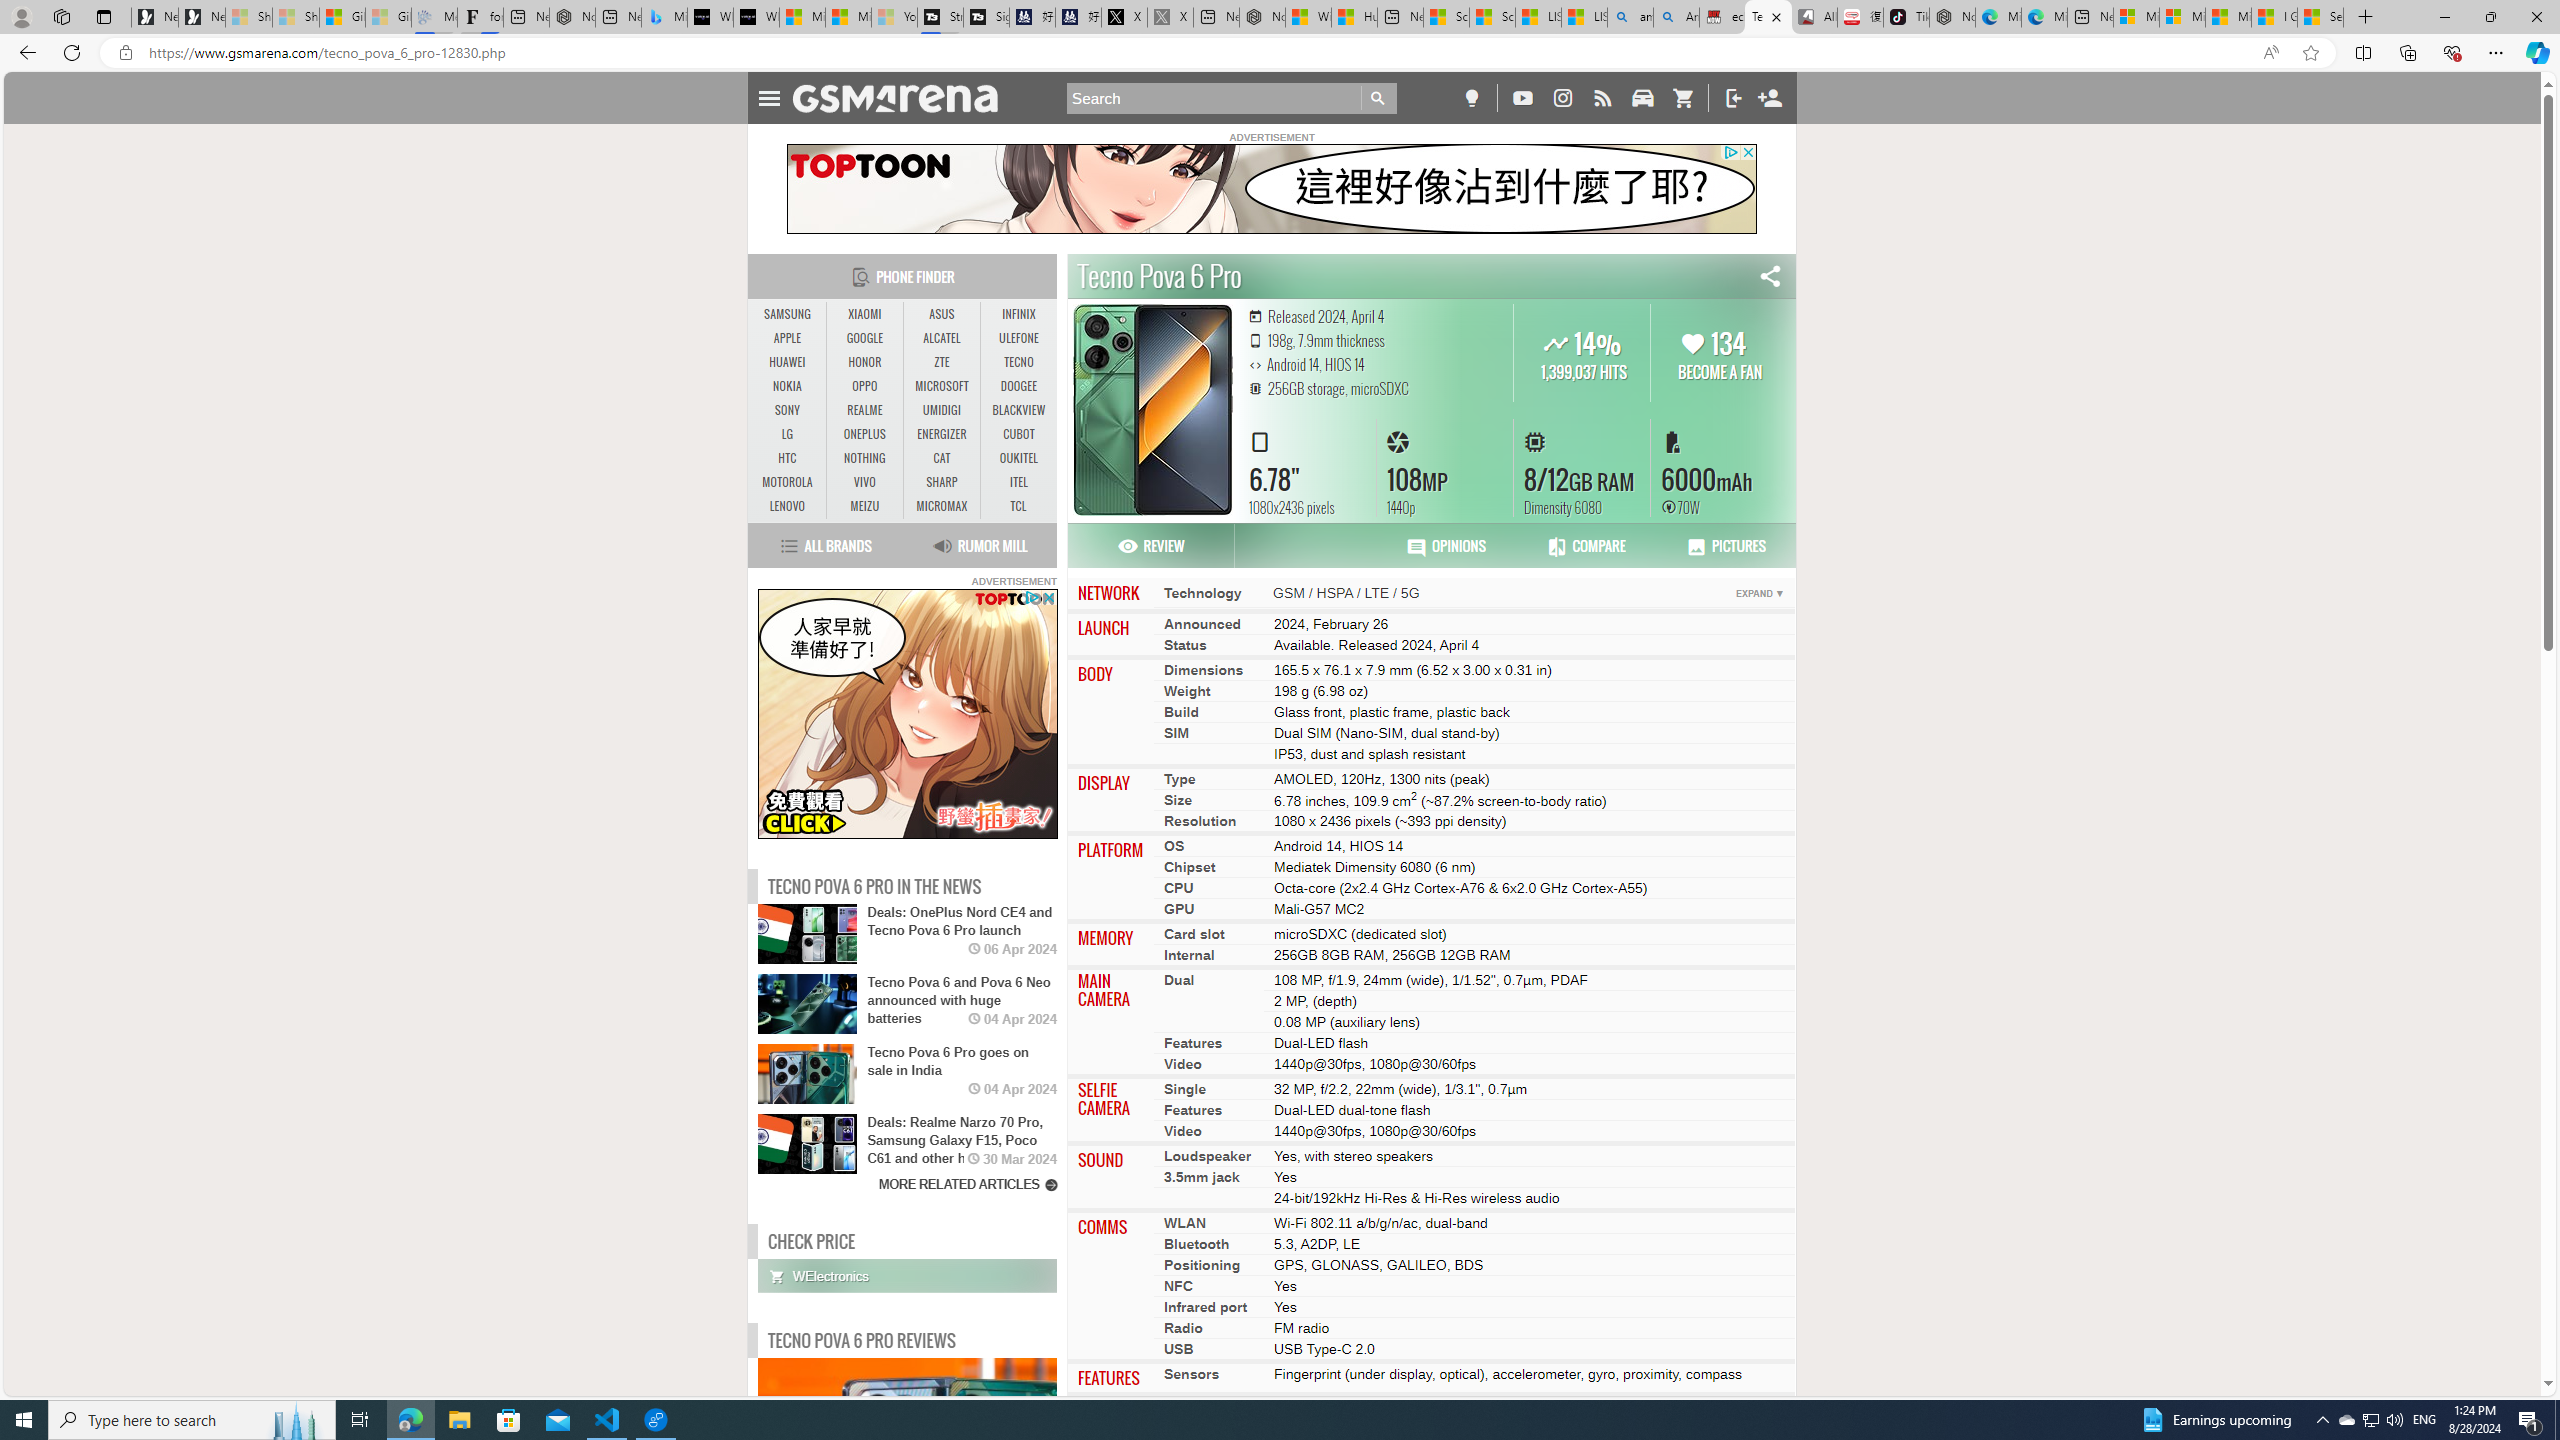  Describe the element at coordinates (864, 433) in the screenshot. I see `'ONEPLUS'` at that location.